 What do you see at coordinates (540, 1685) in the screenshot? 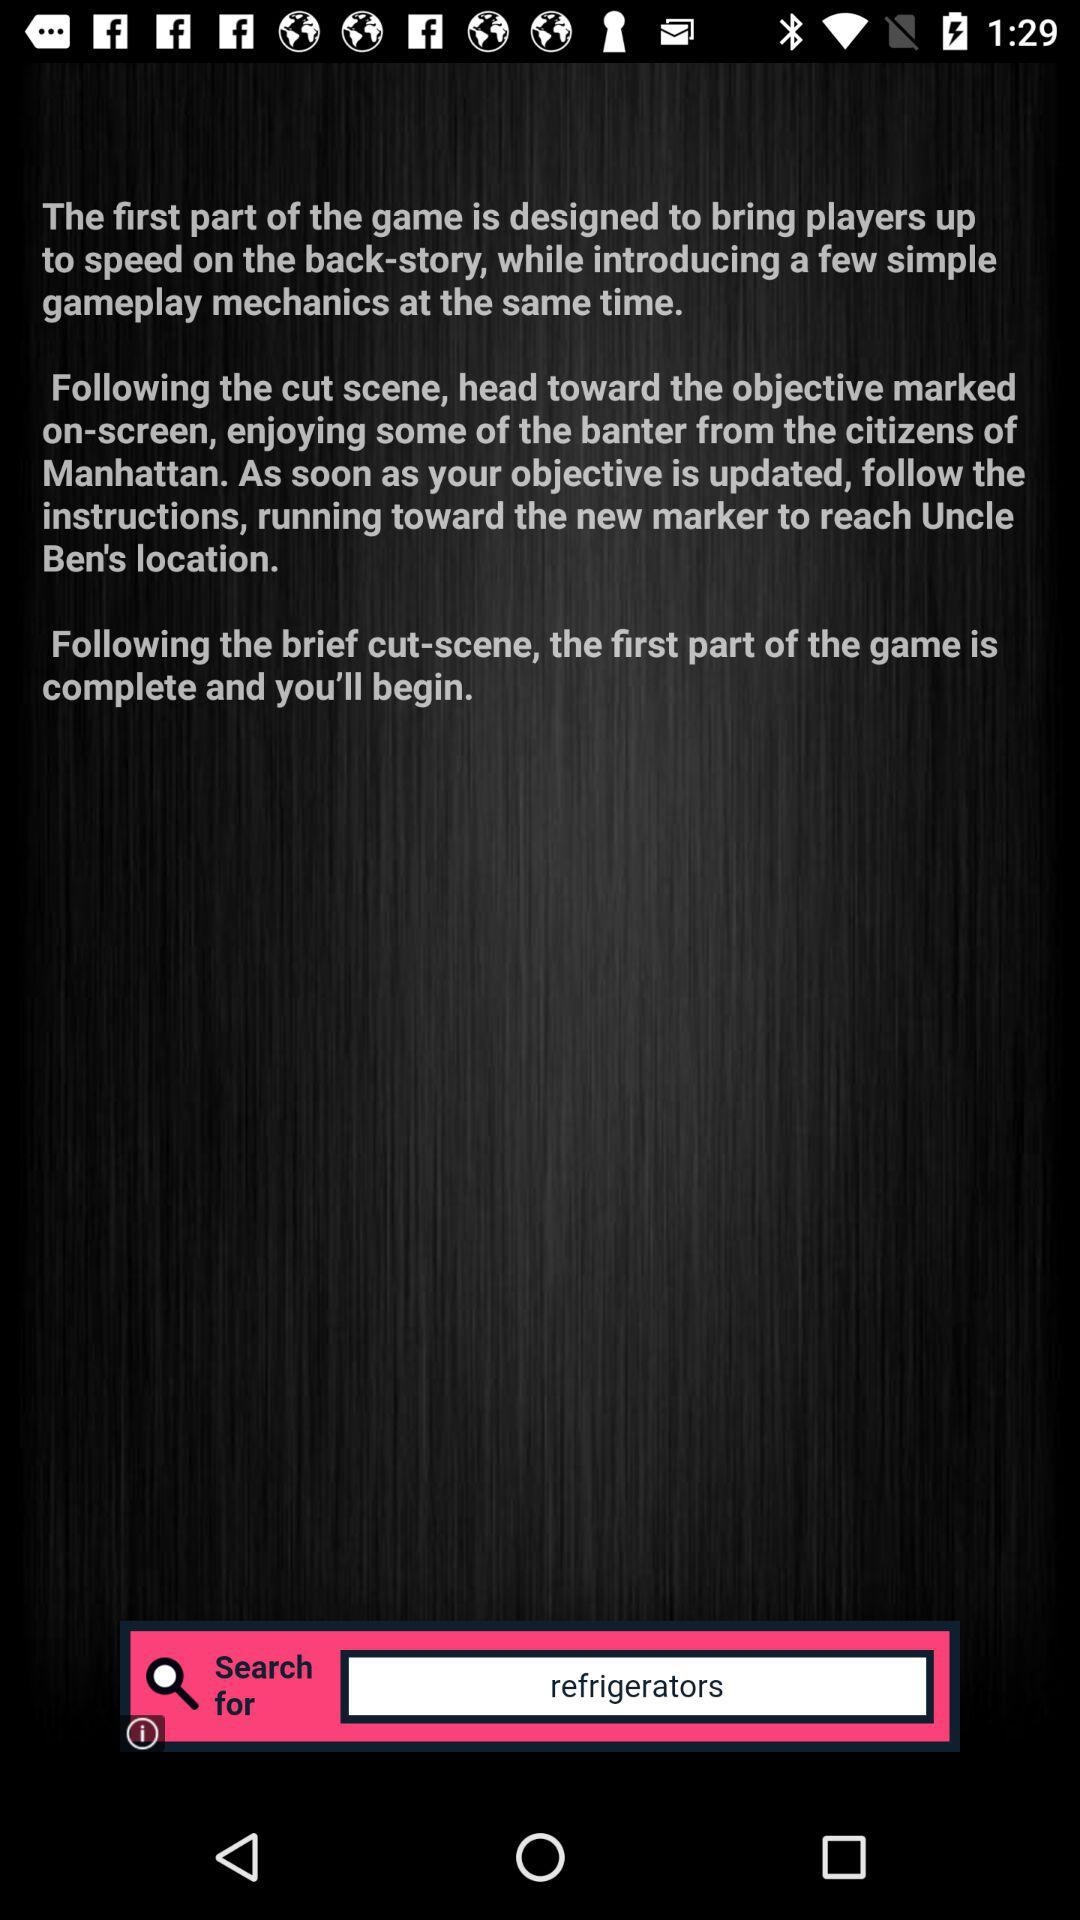
I see `search option` at bounding box center [540, 1685].